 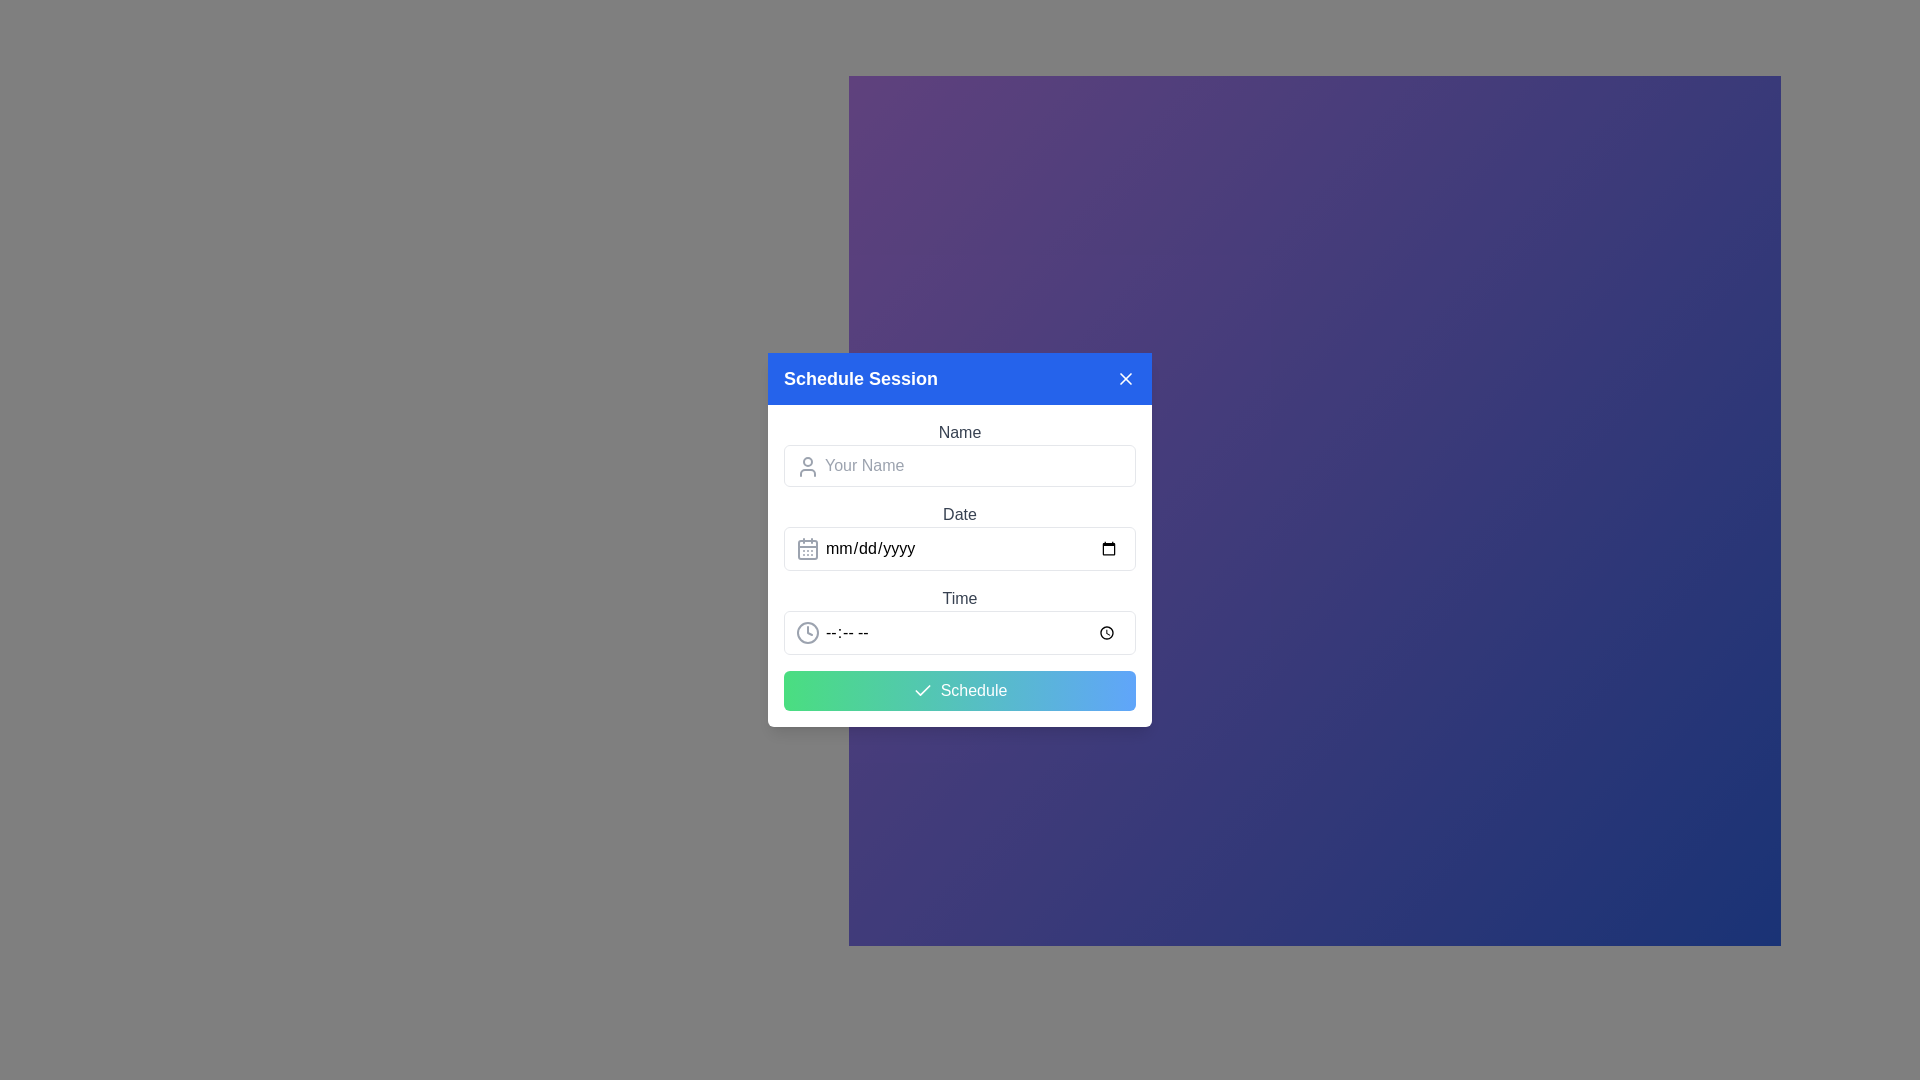 What do you see at coordinates (1126, 378) in the screenshot?
I see `the close icon located in the top-right corner of the 'Schedule Session' form` at bounding box center [1126, 378].